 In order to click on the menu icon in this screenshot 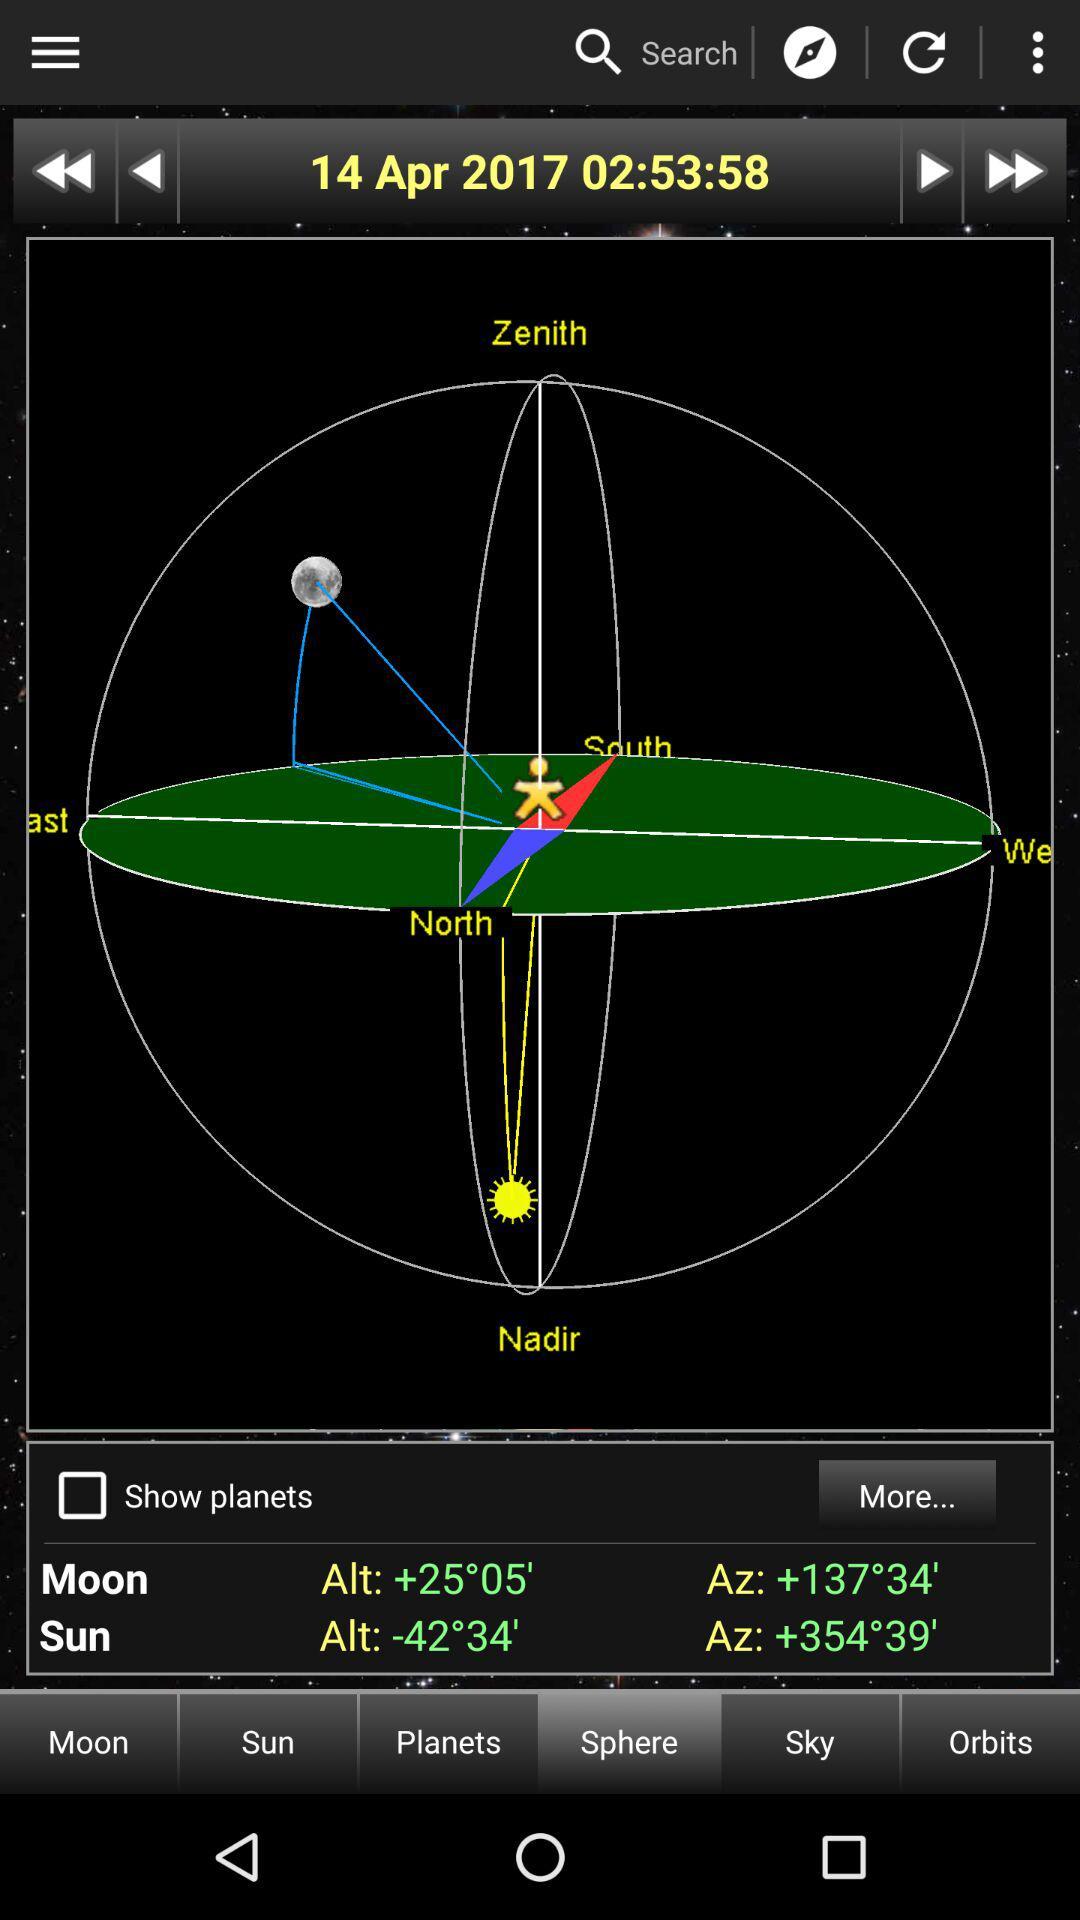, I will do `click(54, 52)`.